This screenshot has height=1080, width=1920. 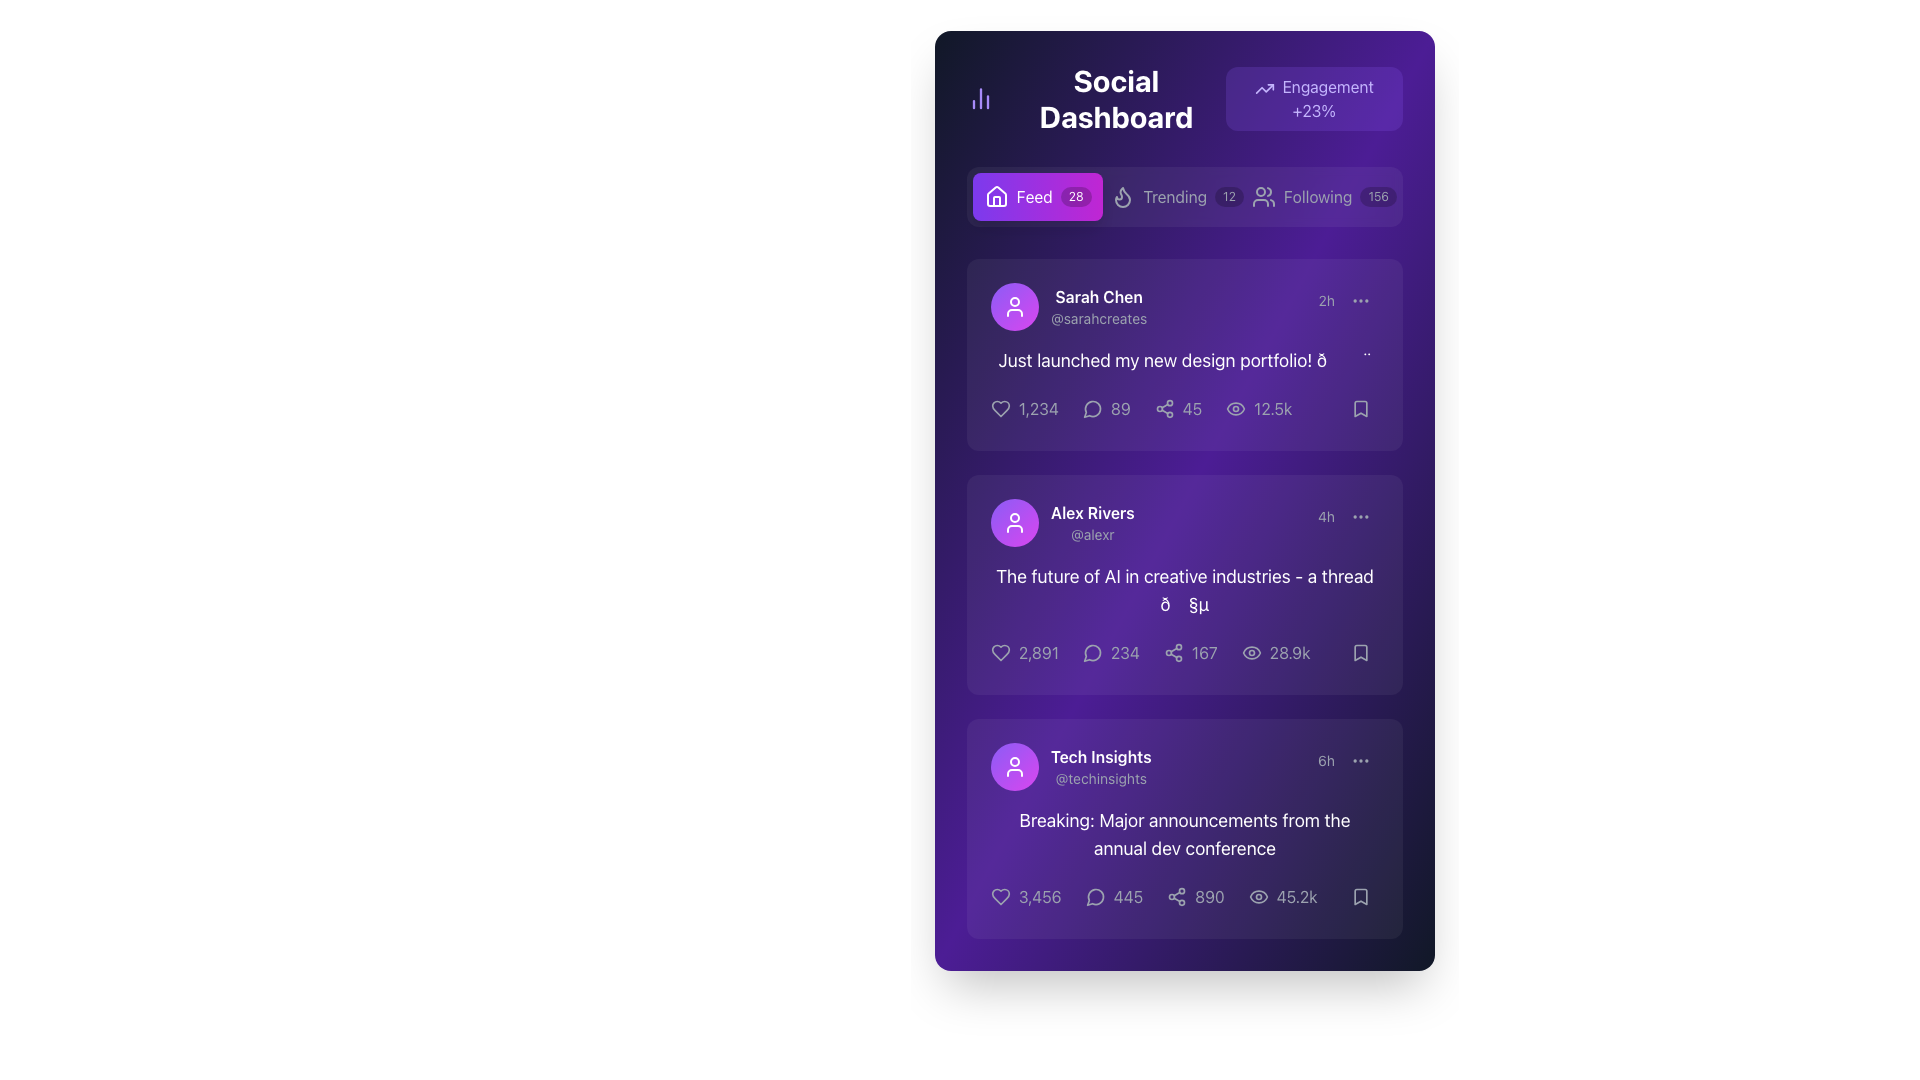 I want to click on the text label displaying the bold number '89', which is a count indicator located to the right of the comment icon in the interaction bar of the first post in the feed, so click(x=1120, y=407).